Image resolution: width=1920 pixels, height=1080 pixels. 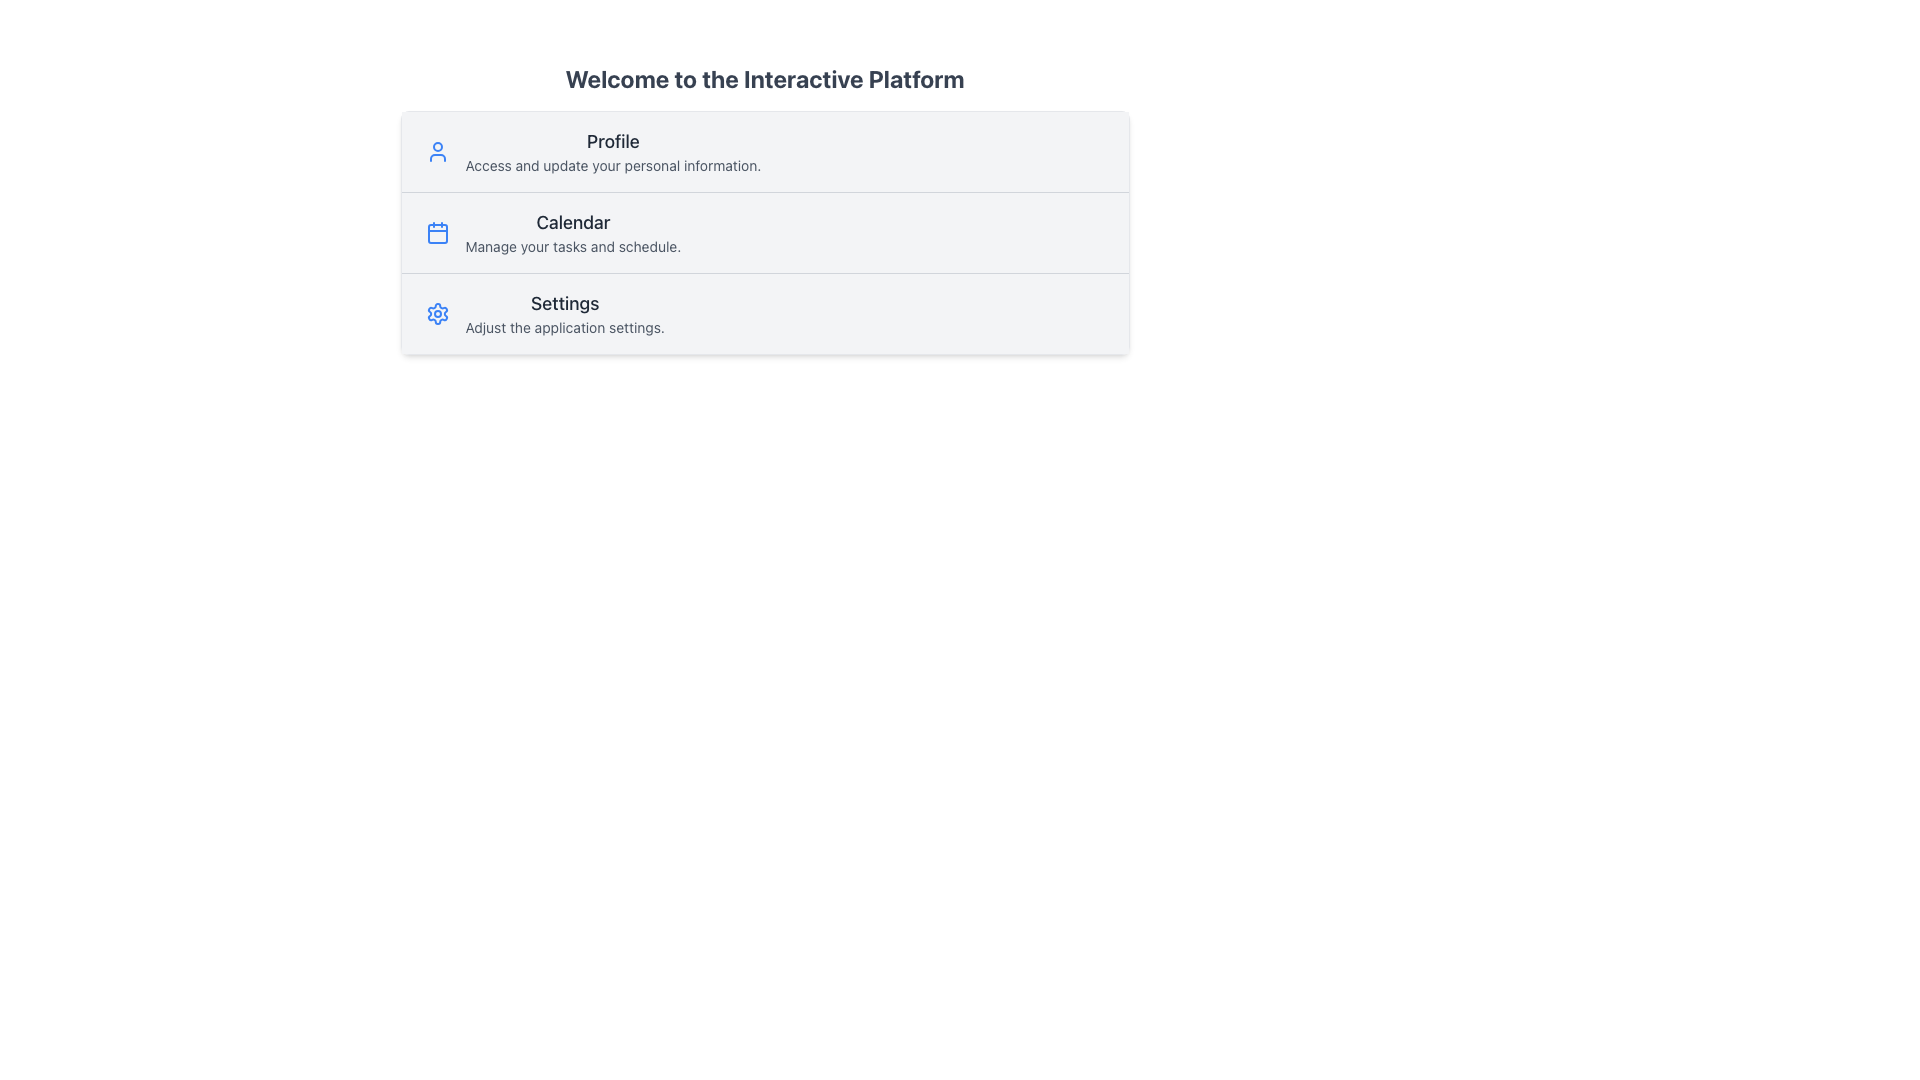 What do you see at coordinates (763, 231) in the screenshot?
I see `contents of the List item labeled 'Calendar' which contains an icon and two textual components, positioned as the second row in a vertical list` at bounding box center [763, 231].